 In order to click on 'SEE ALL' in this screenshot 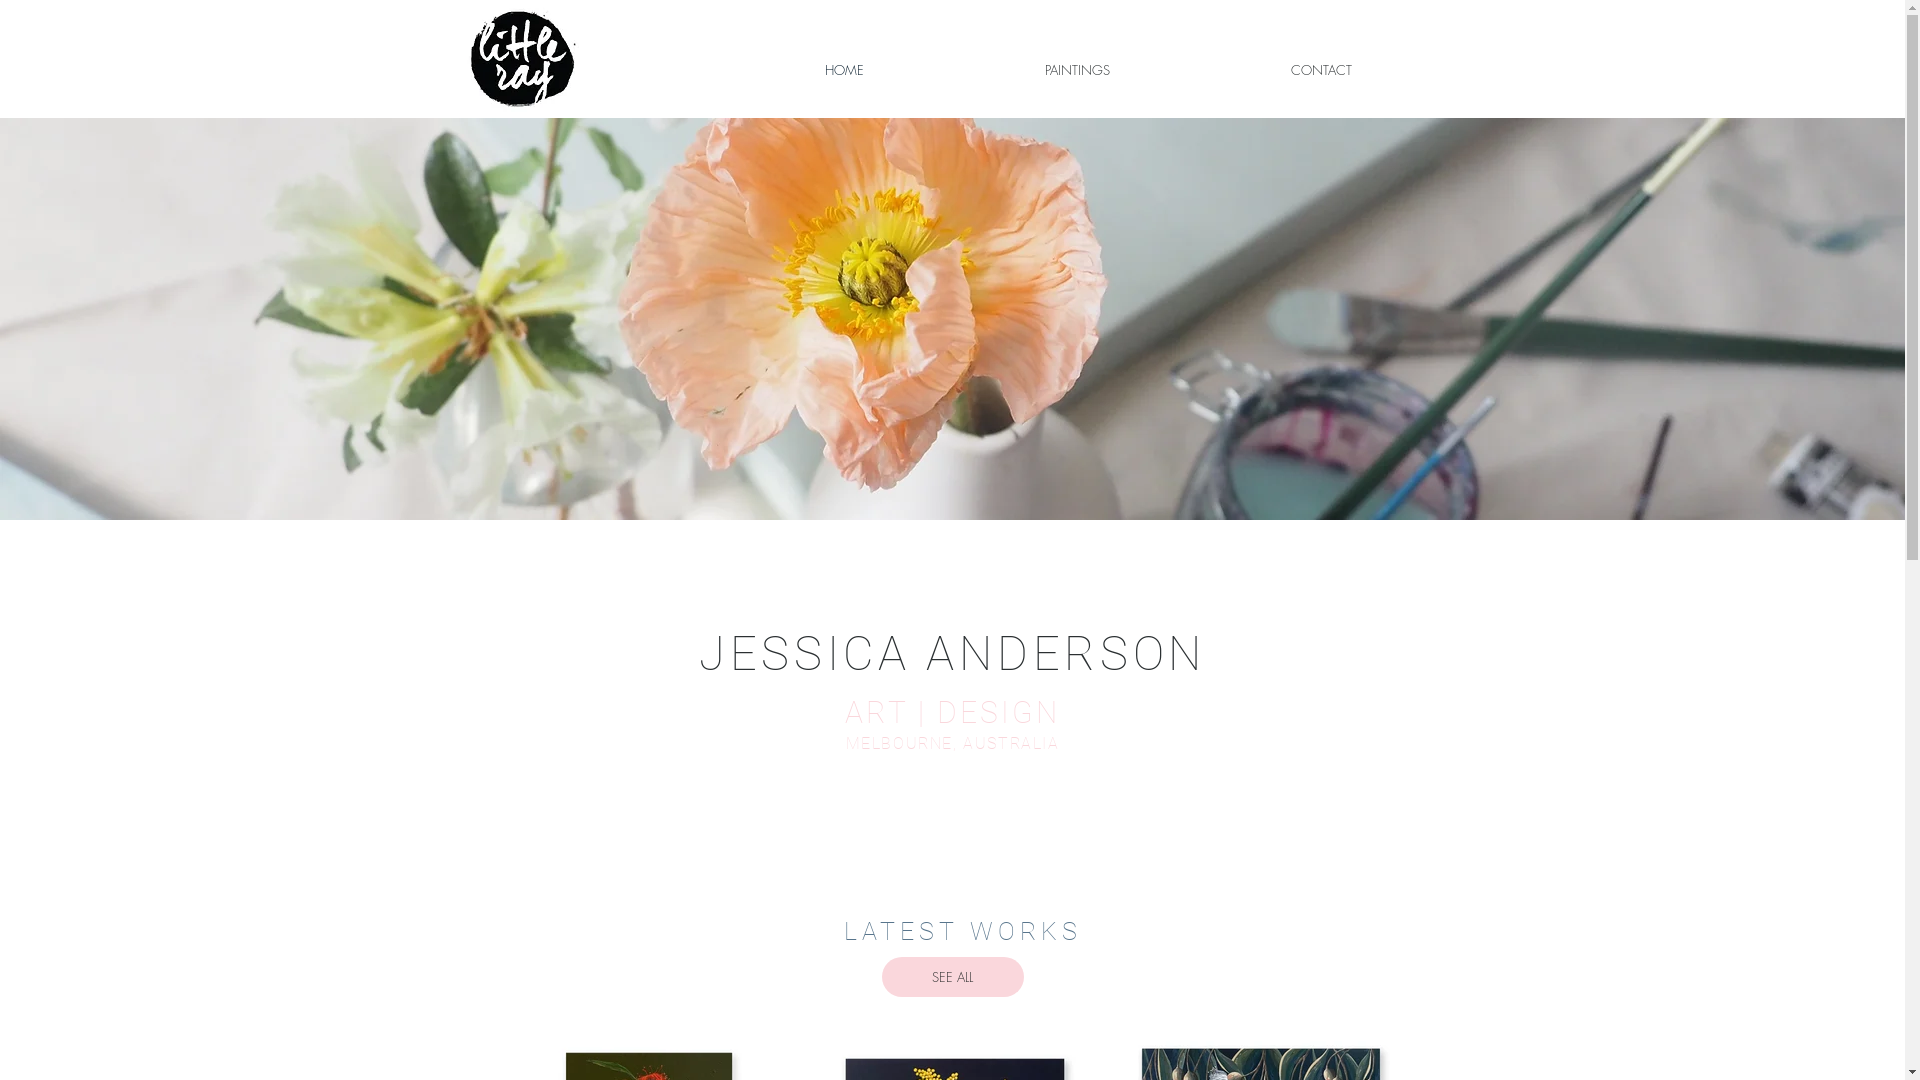, I will do `click(952, 975)`.